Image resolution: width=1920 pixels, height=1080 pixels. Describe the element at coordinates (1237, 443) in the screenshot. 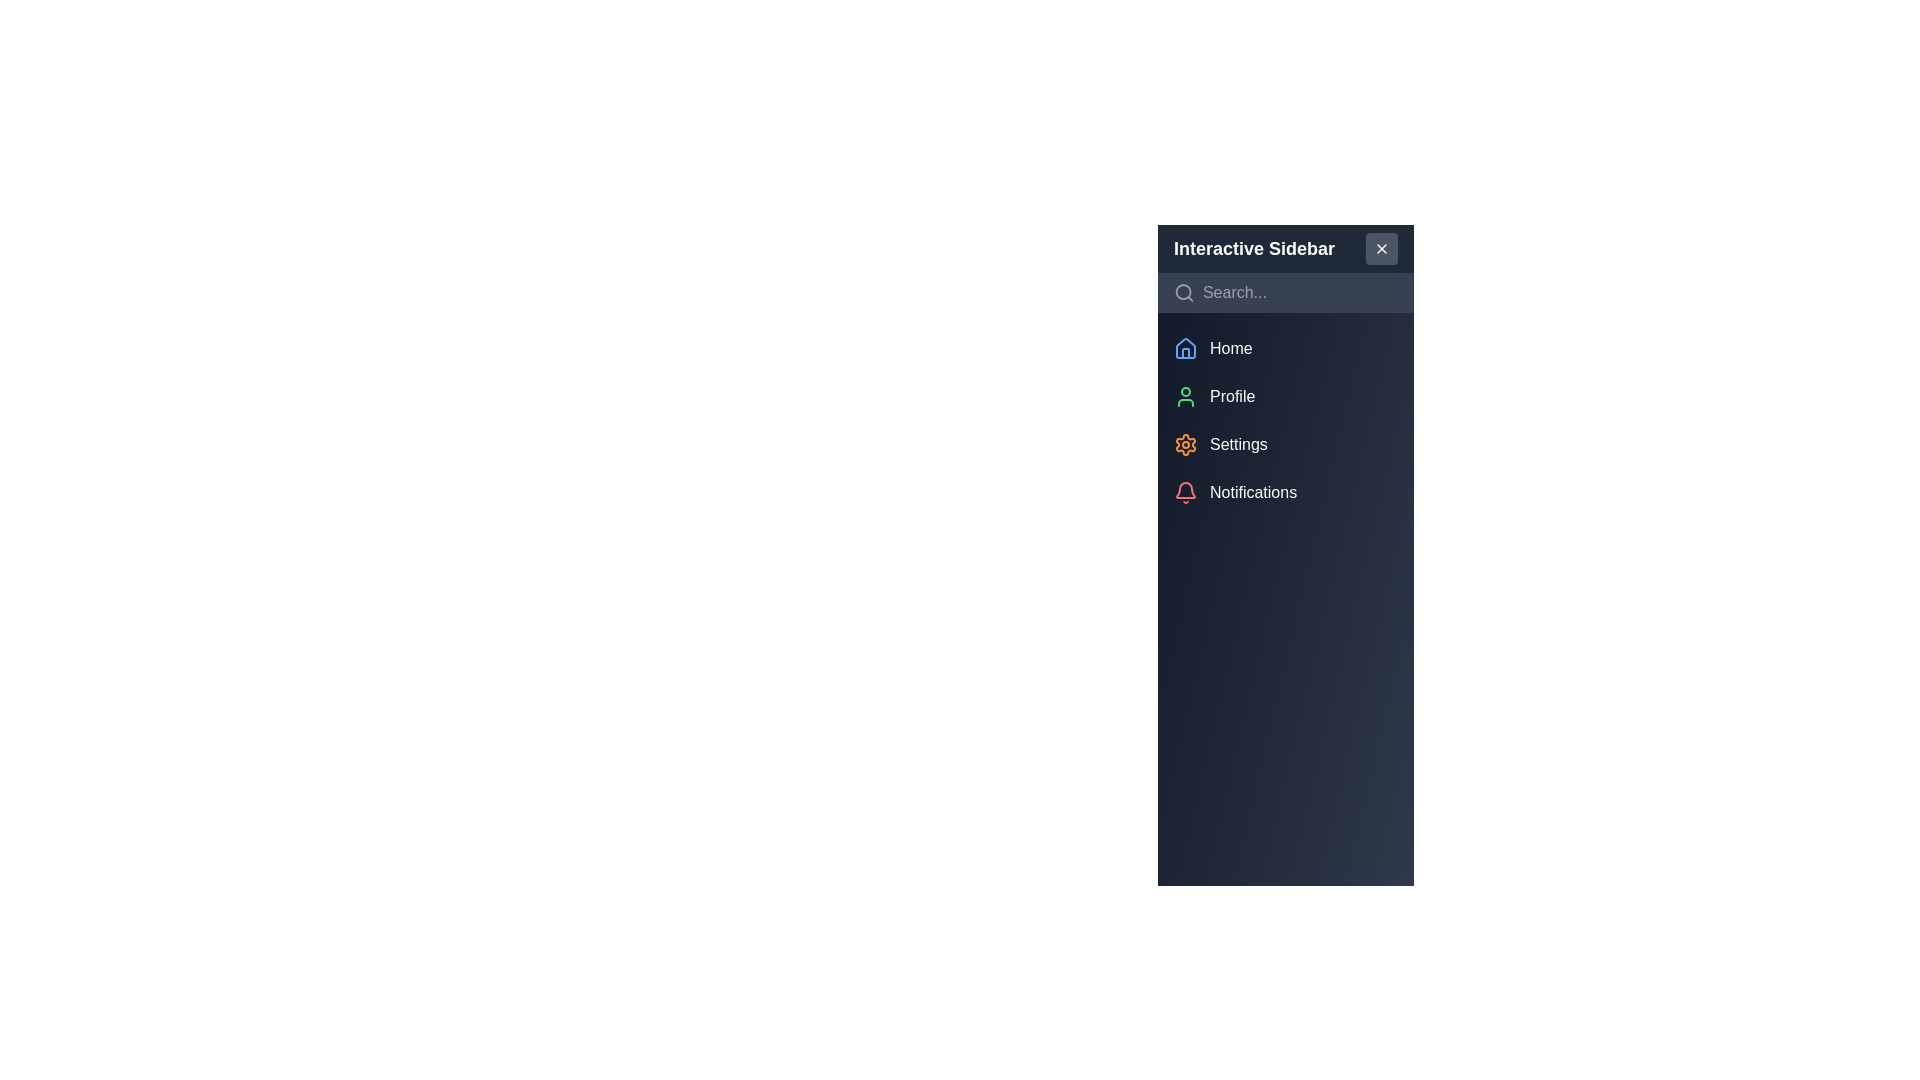

I see `text label 'Settings' located in the sidebar interface, which is displayed in a bold font and contrasts against a dark background` at that location.